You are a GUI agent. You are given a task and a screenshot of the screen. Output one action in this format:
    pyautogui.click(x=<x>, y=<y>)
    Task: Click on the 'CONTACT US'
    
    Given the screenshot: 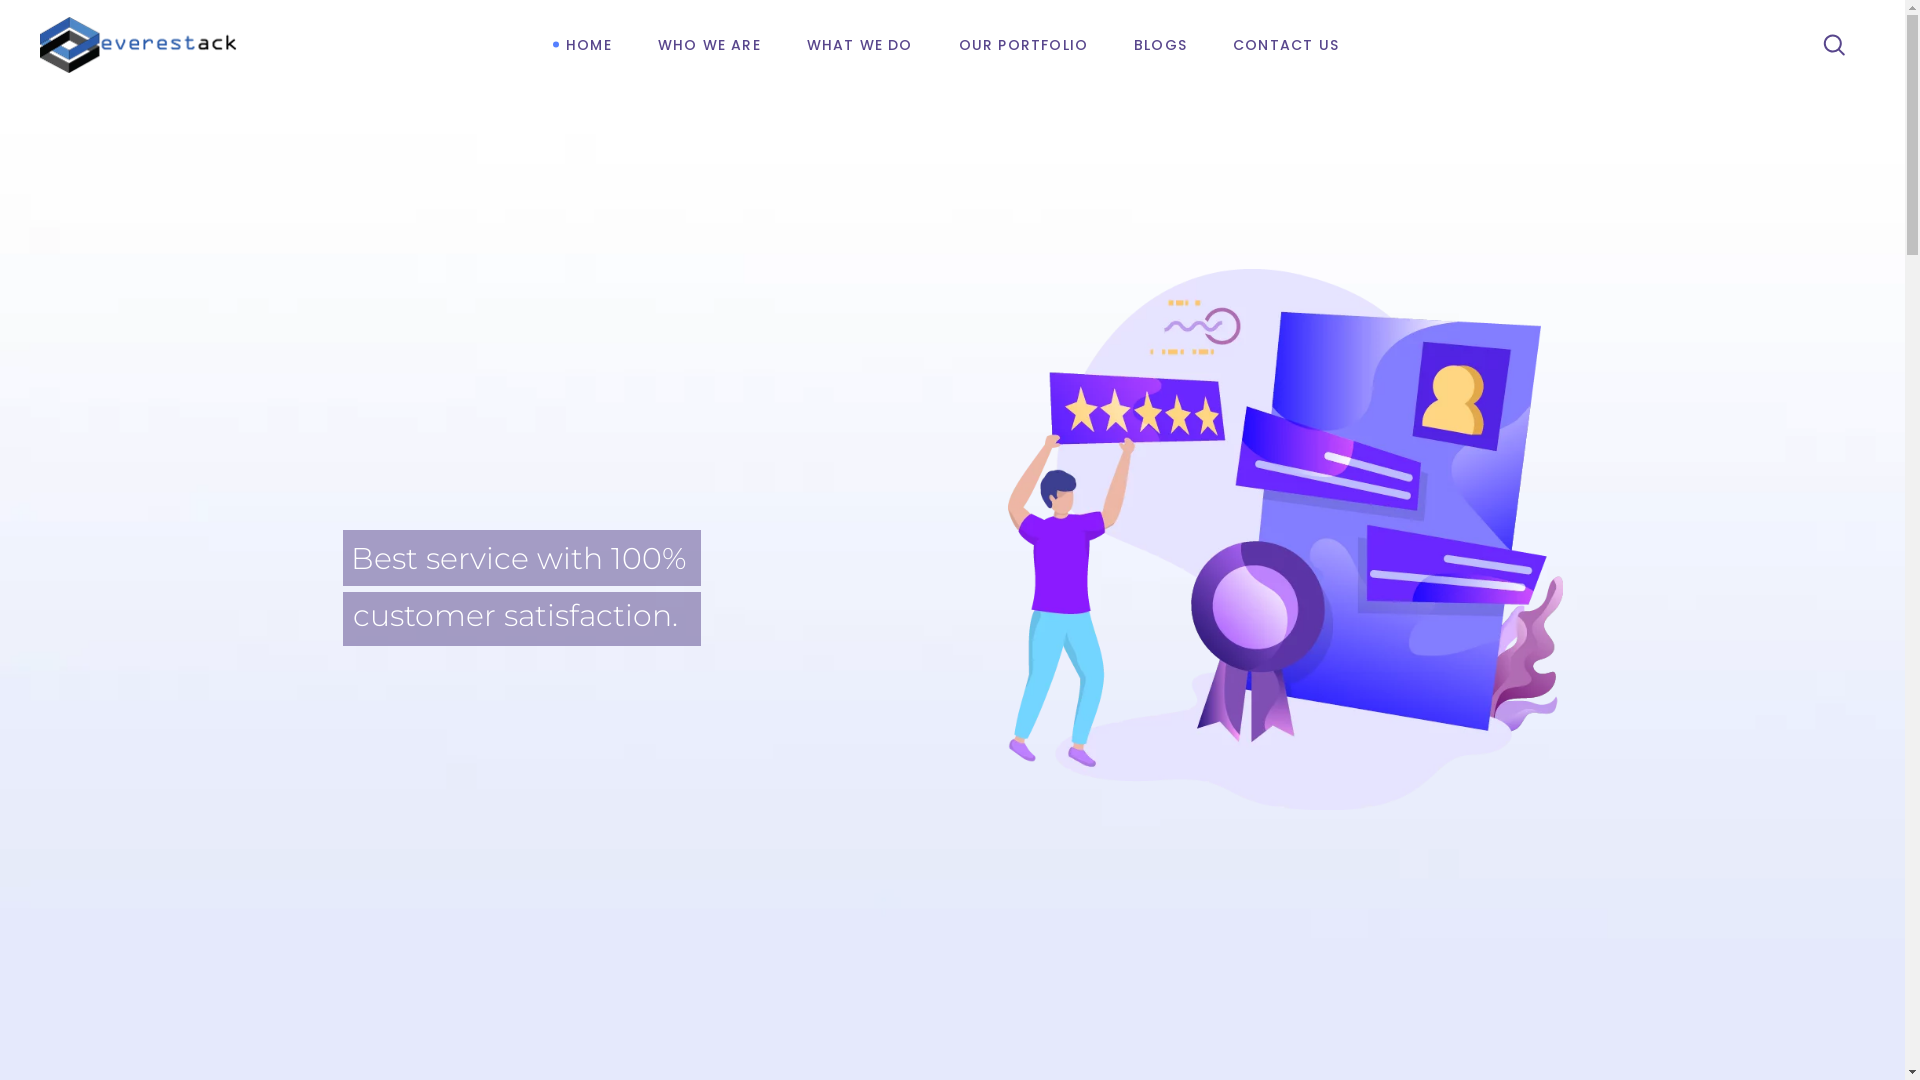 What is the action you would take?
    pyautogui.click(x=1286, y=45)
    